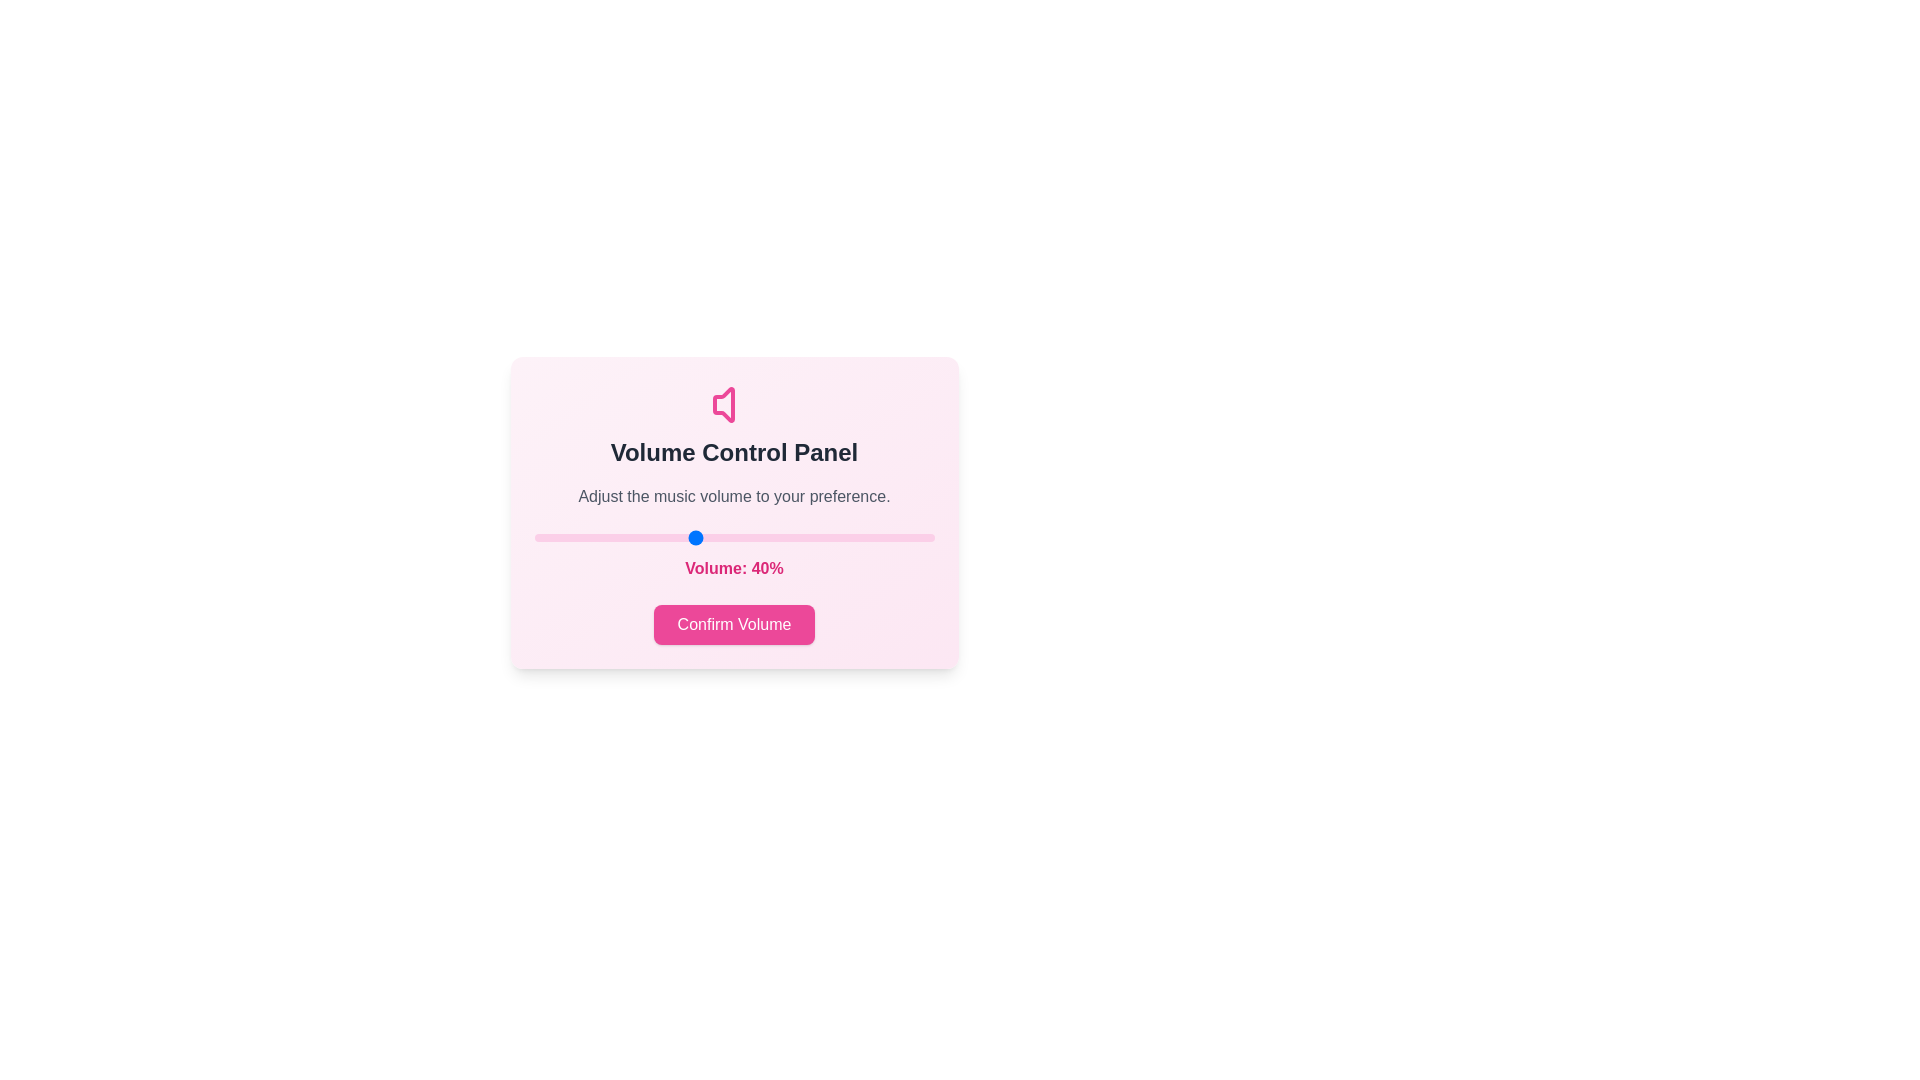 This screenshot has width=1920, height=1080. Describe the element at coordinates (814, 536) in the screenshot. I see `the volume to 70 percent by dragging the slider` at that location.